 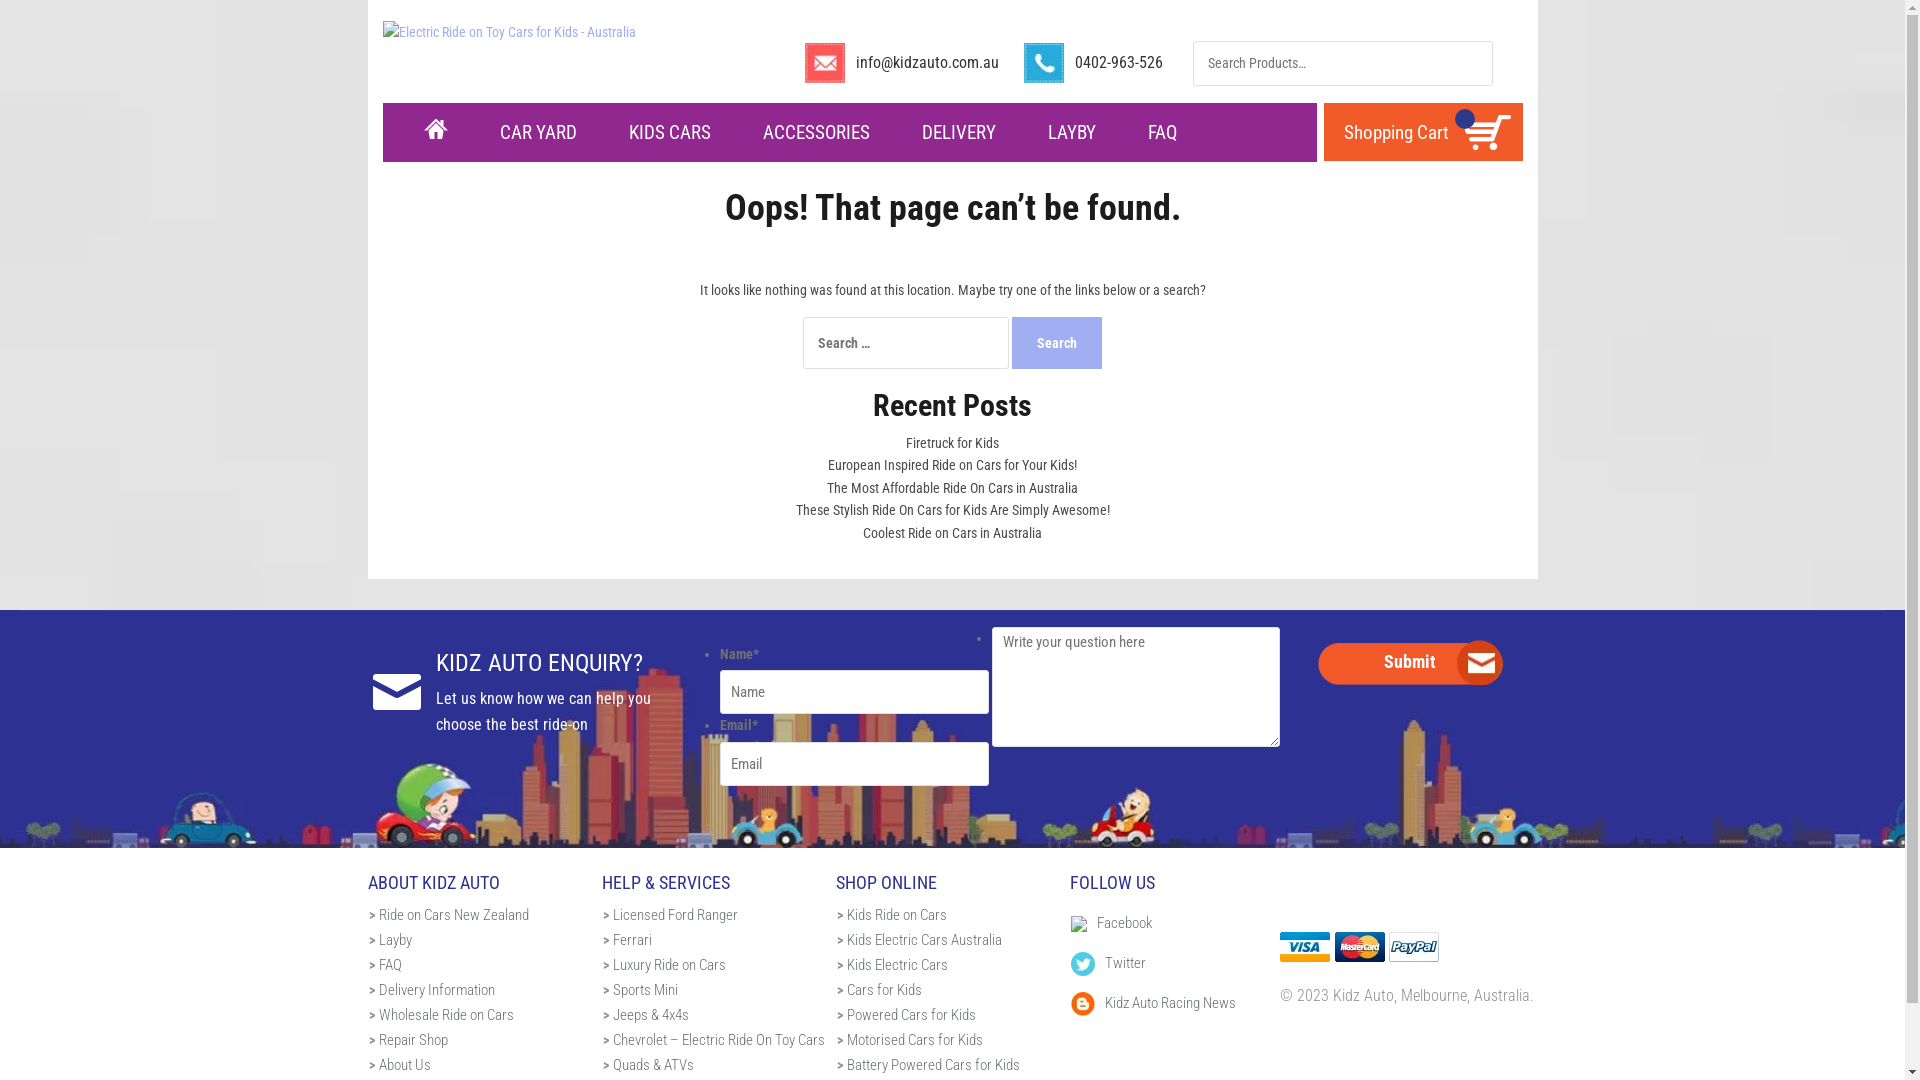 What do you see at coordinates (895, 963) in the screenshot?
I see `'Kids Electric Cars'` at bounding box center [895, 963].